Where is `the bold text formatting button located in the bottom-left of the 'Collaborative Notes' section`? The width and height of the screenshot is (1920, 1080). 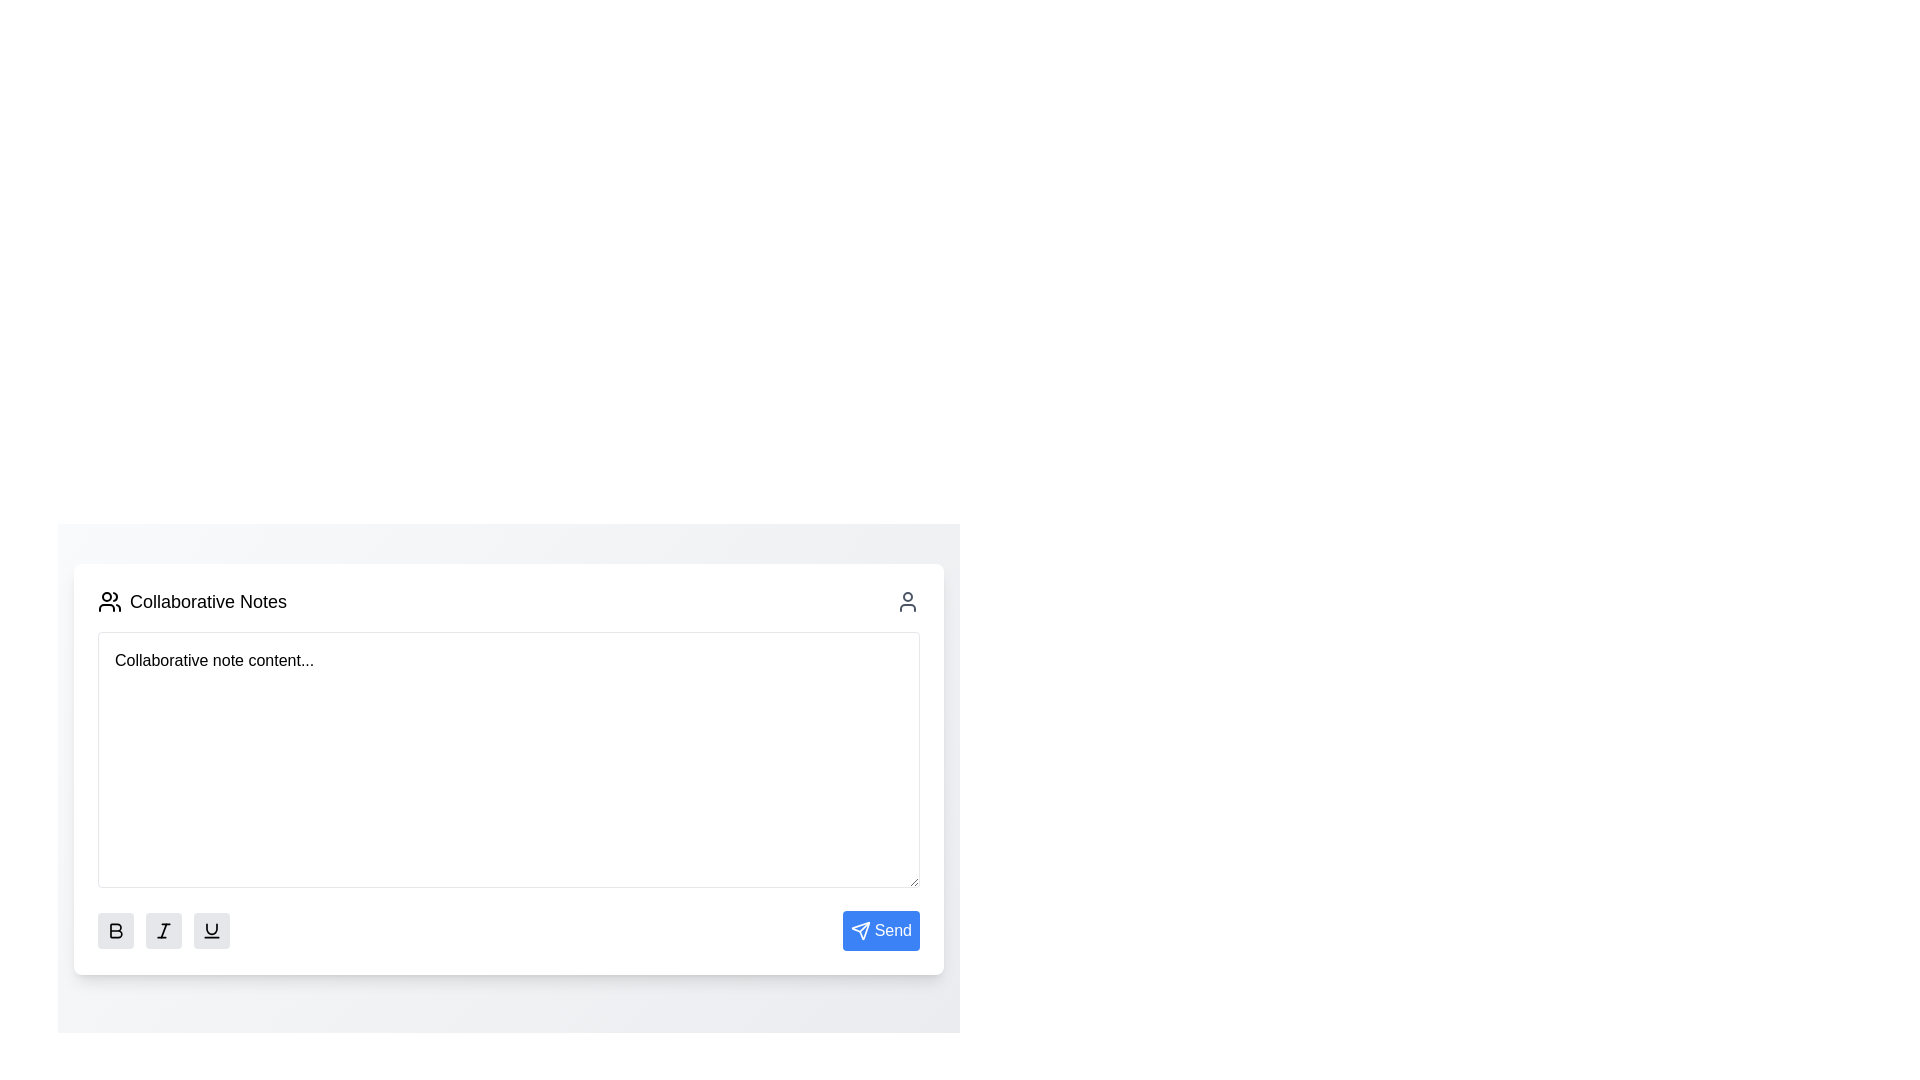 the bold text formatting button located in the bottom-left of the 'Collaborative Notes' section is located at coordinates (114, 930).